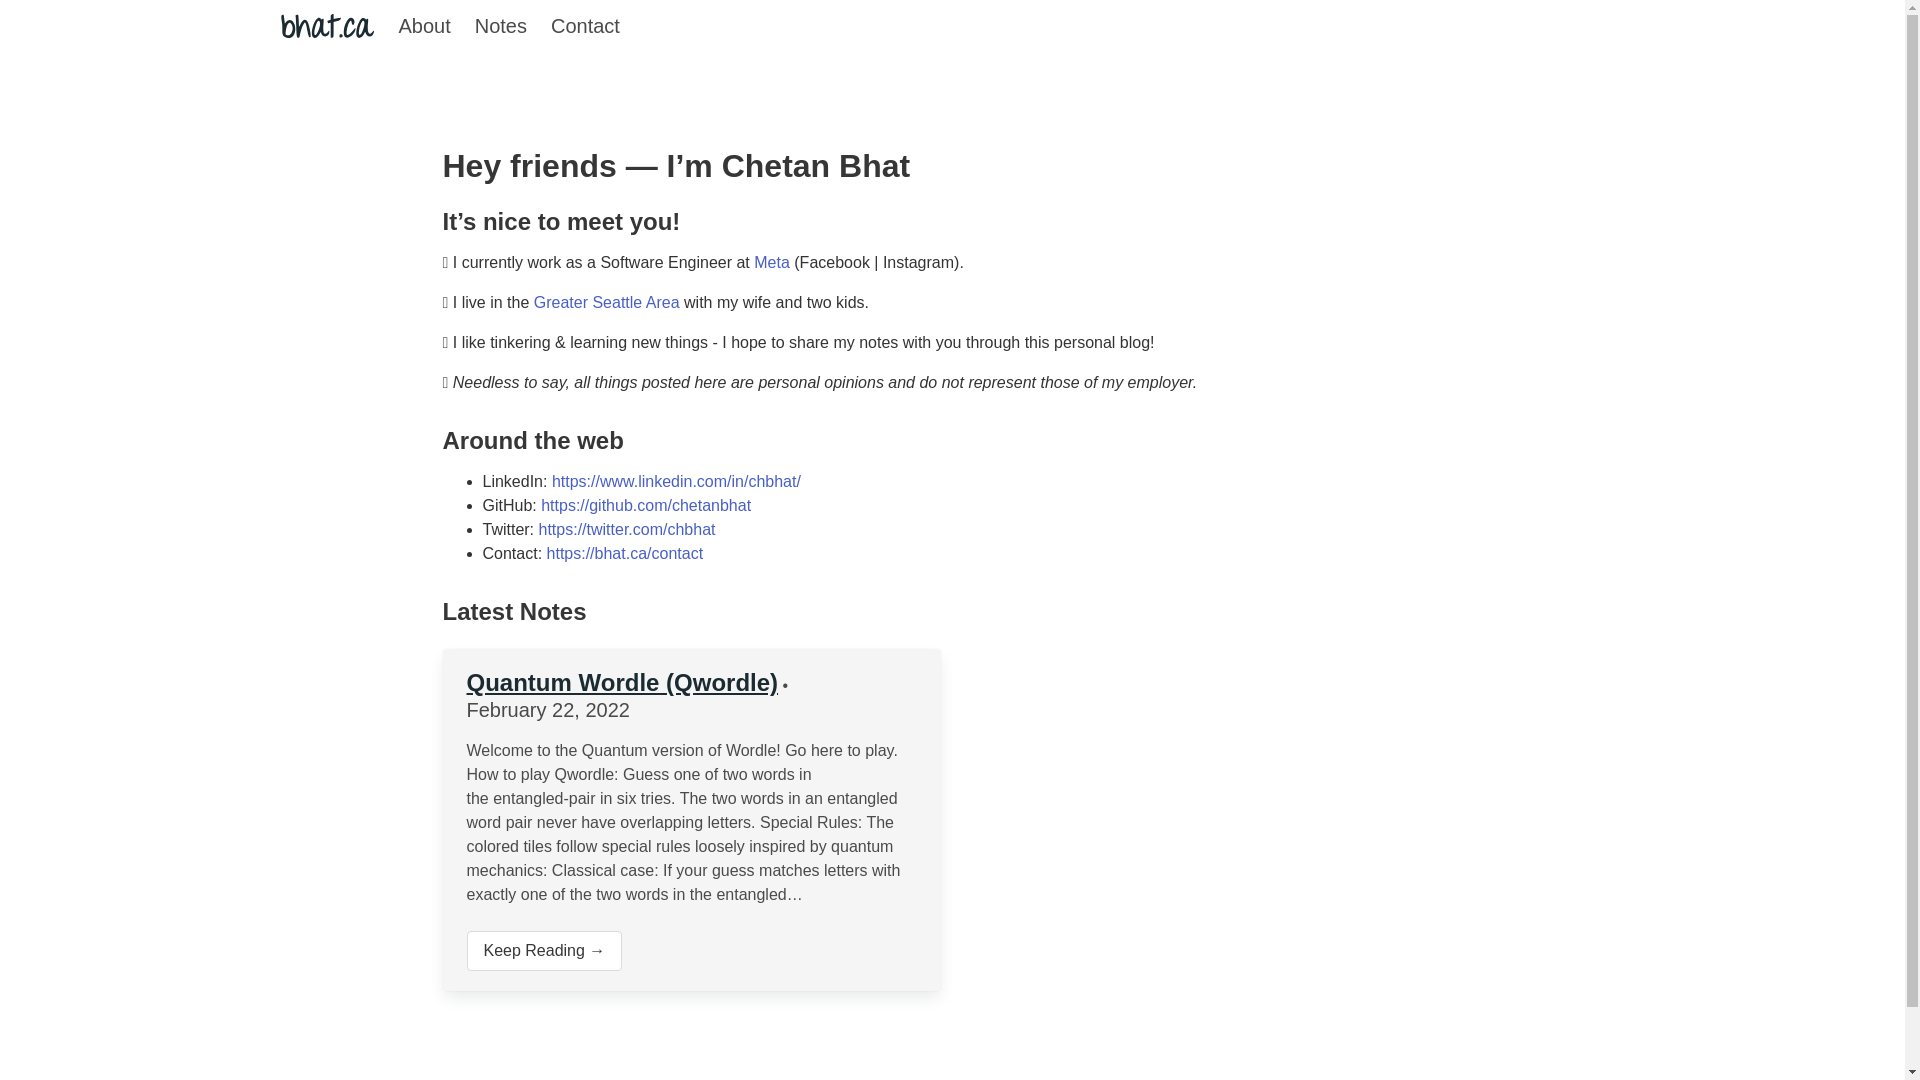 The width and height of the screenshot is (1920, 1080). I want to click on 'Quantum Wordle (Qwordle)', so click(621, 681).